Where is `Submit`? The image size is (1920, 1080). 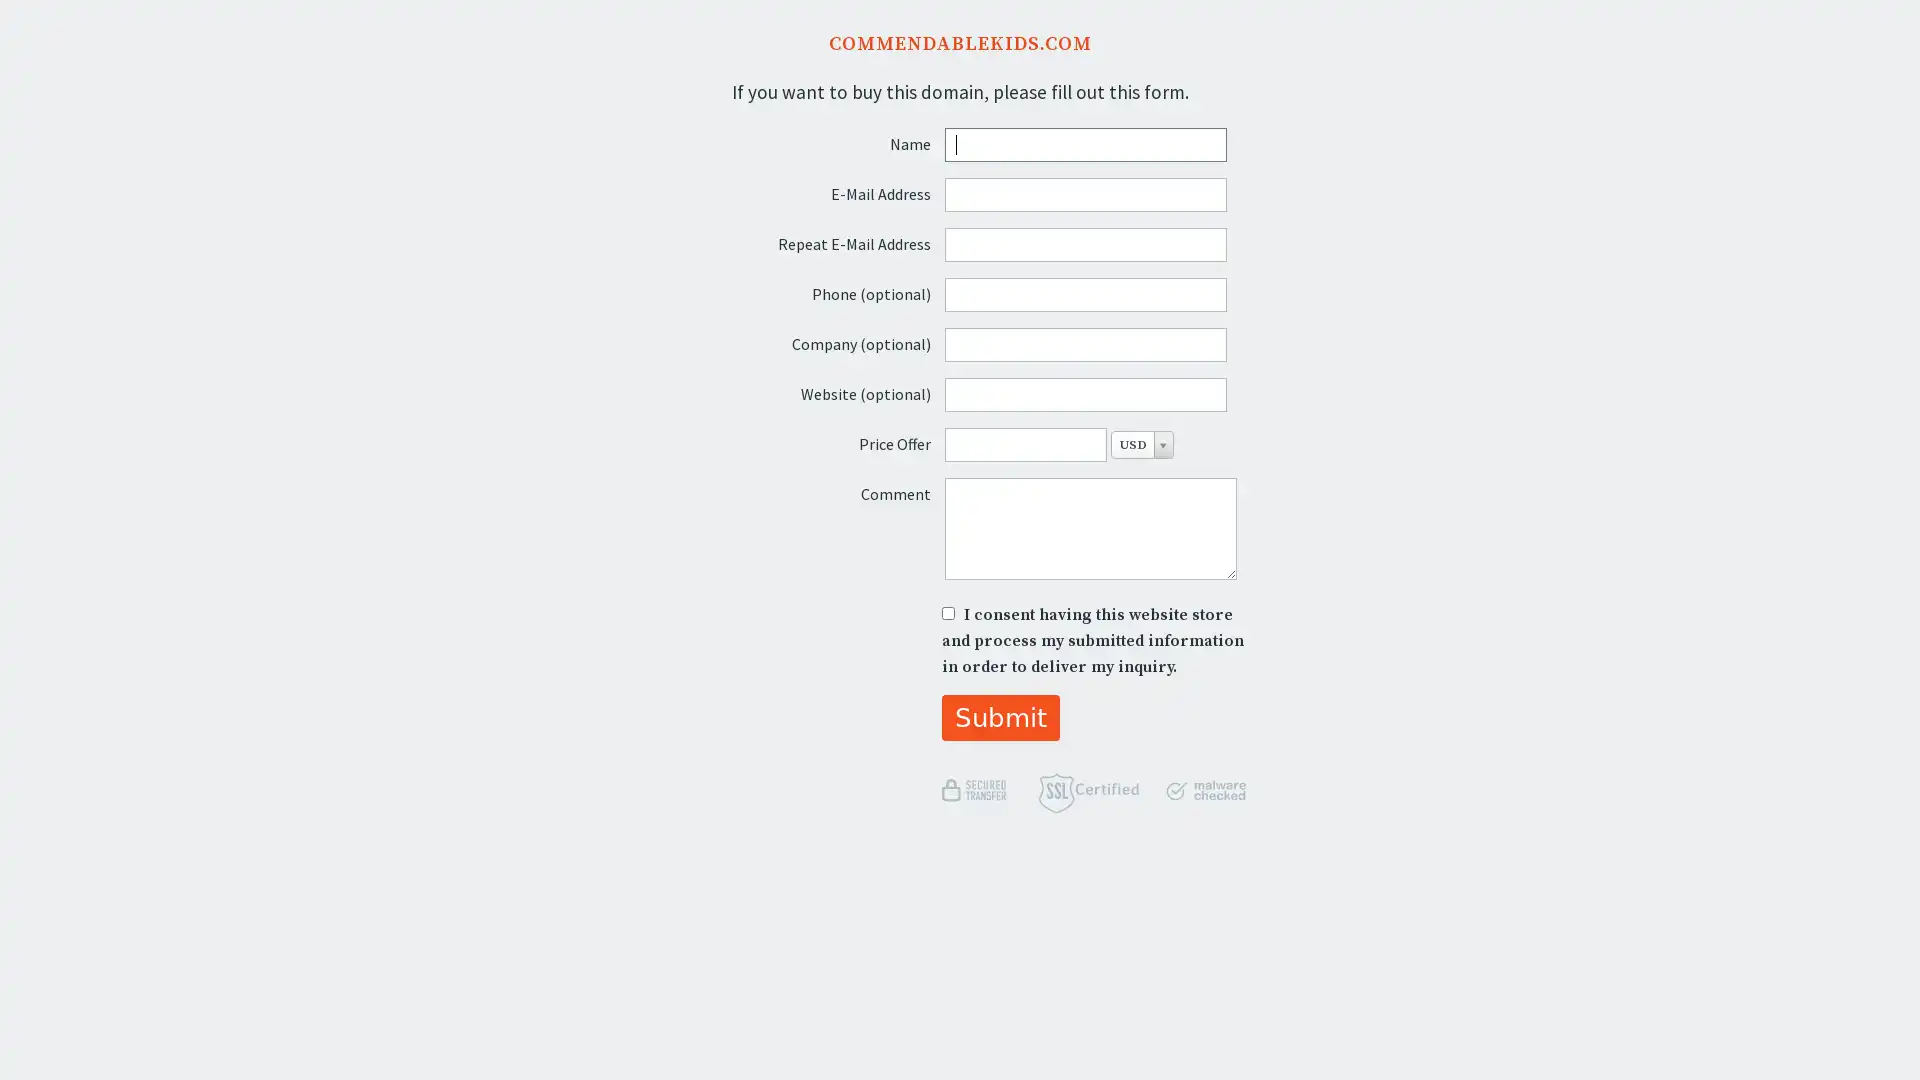
Submit is located at coordinates (1000, 716).